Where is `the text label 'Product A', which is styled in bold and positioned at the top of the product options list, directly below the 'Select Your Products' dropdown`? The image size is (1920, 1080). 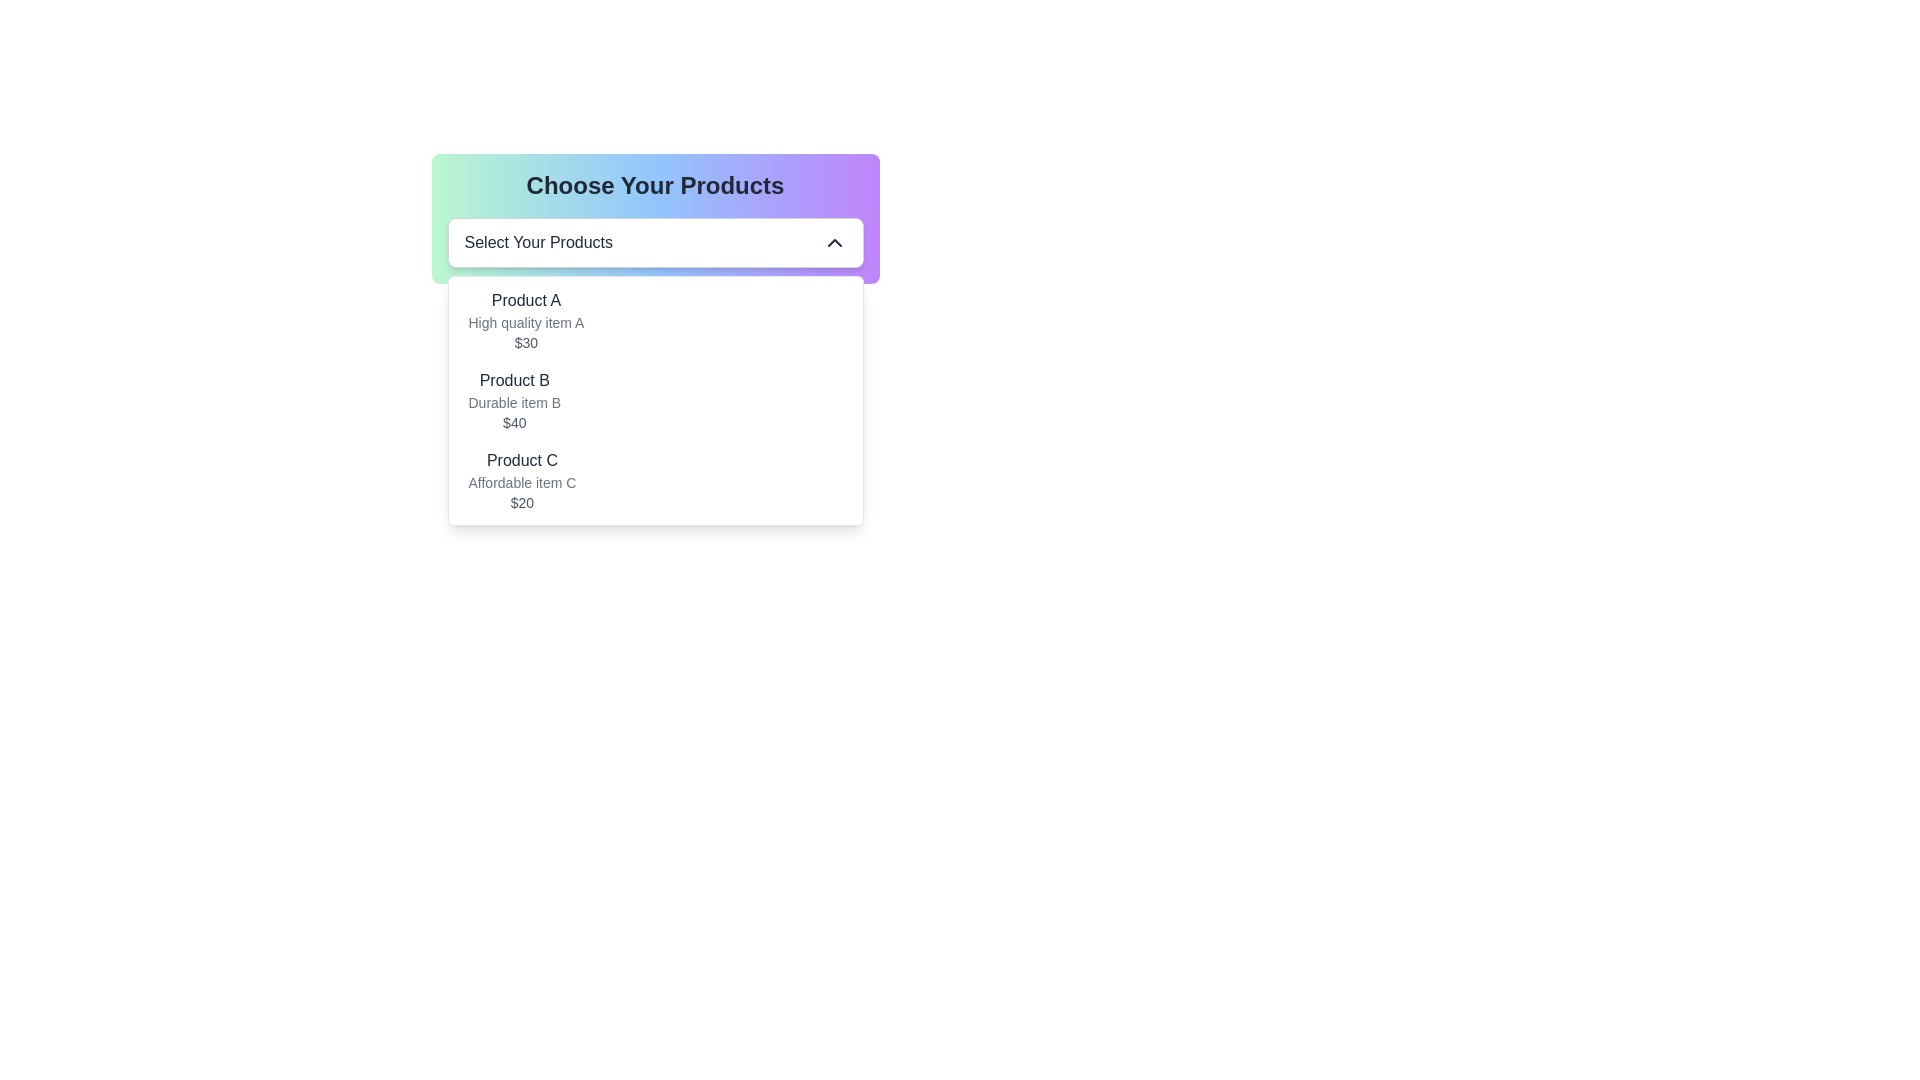
the text label 'Product A', which is styled in bold and positioned at the top of the product options list, directly below the 'Select Your Products' dropdown is located at coordinates (526, 300).